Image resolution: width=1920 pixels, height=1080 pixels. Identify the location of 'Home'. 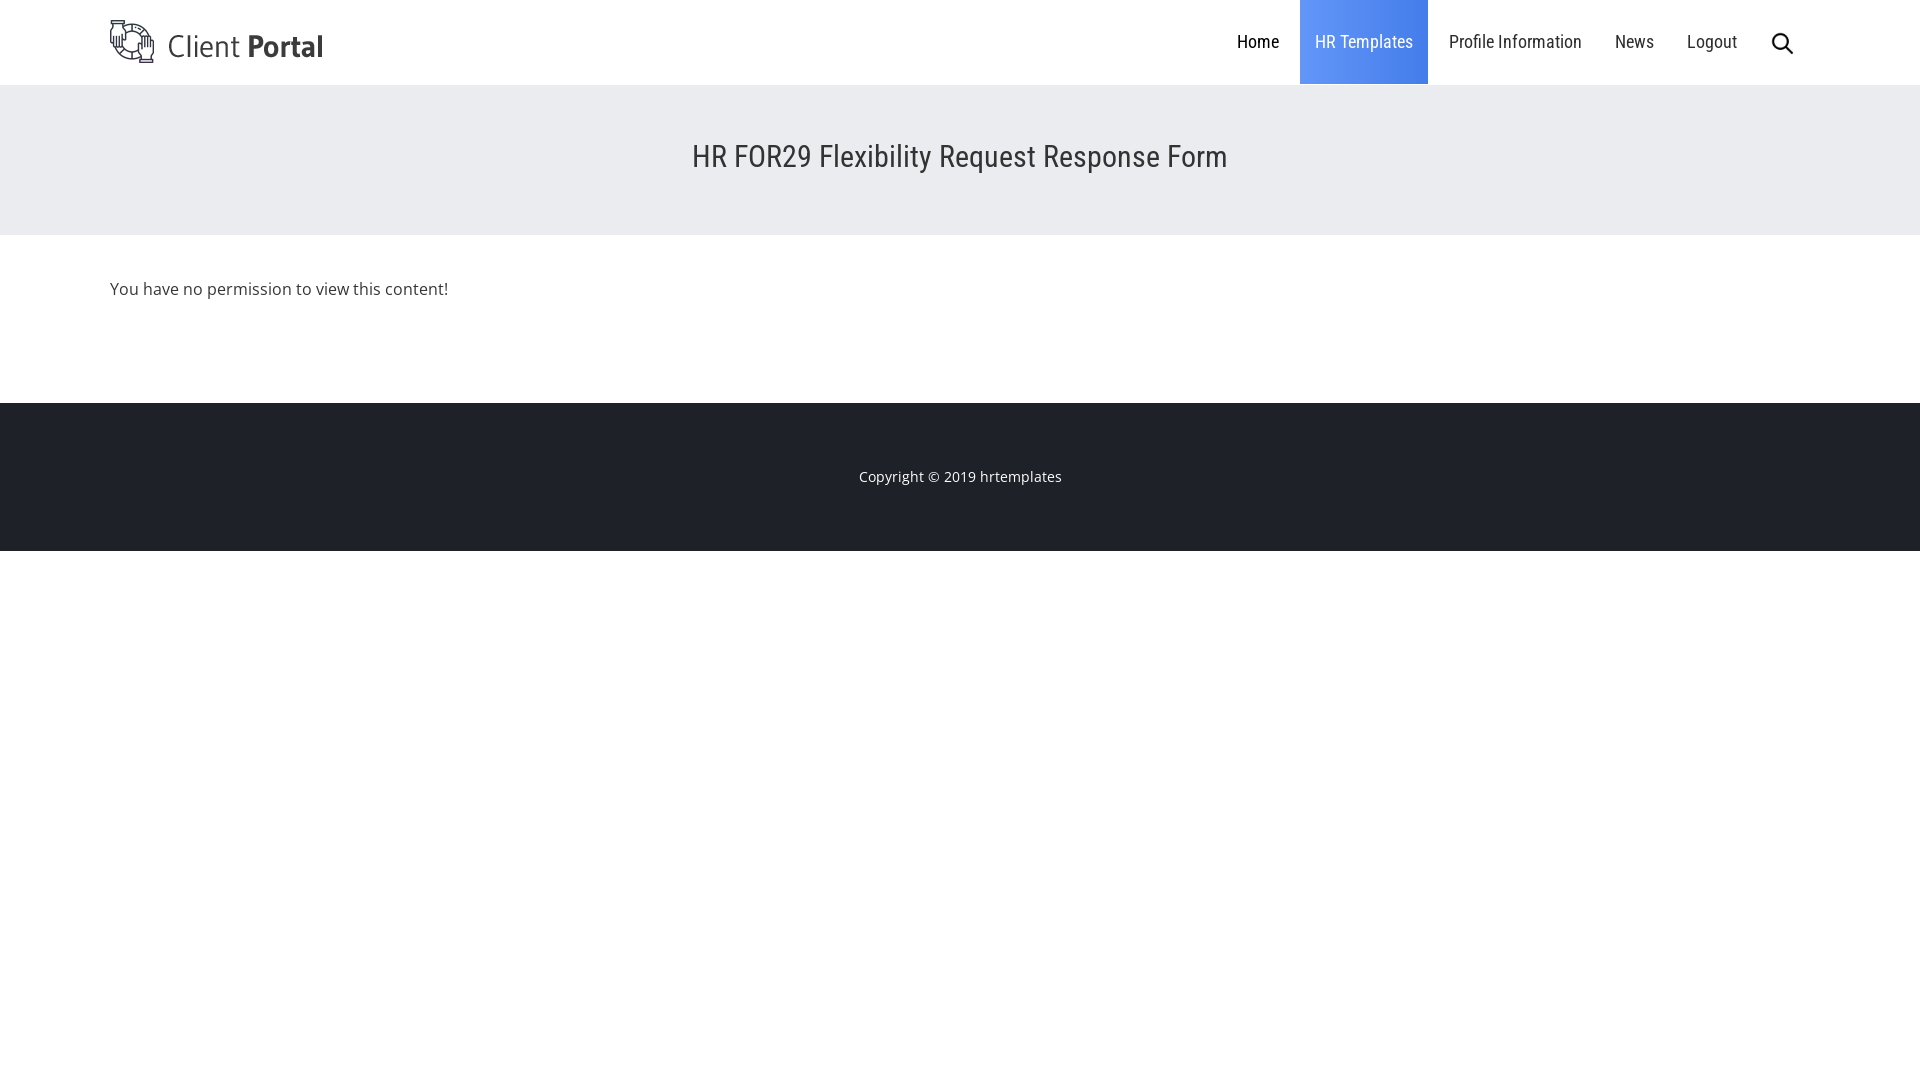
(1256, 42).